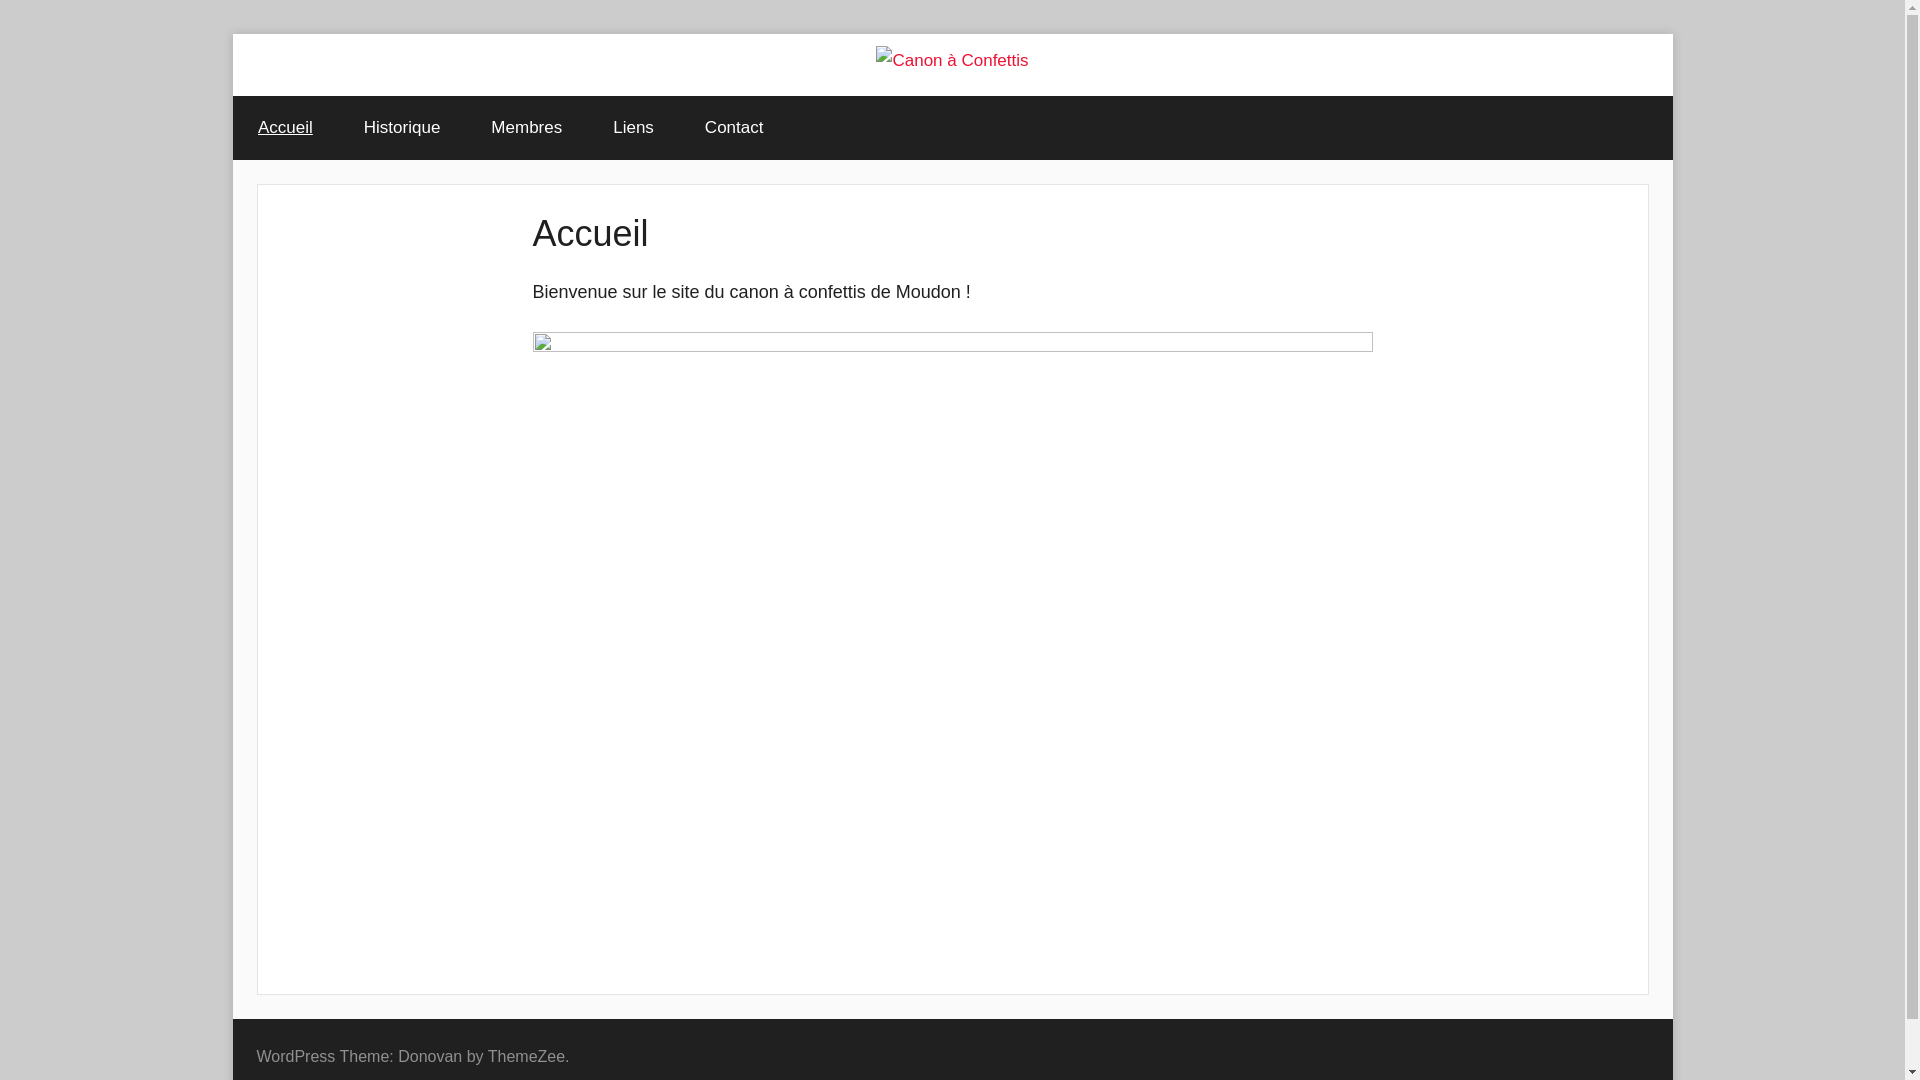 The image size is (1920, 1080). Describe the element at coordinates (733, 127) in the screenshot. I see `'Contact'` at that location.